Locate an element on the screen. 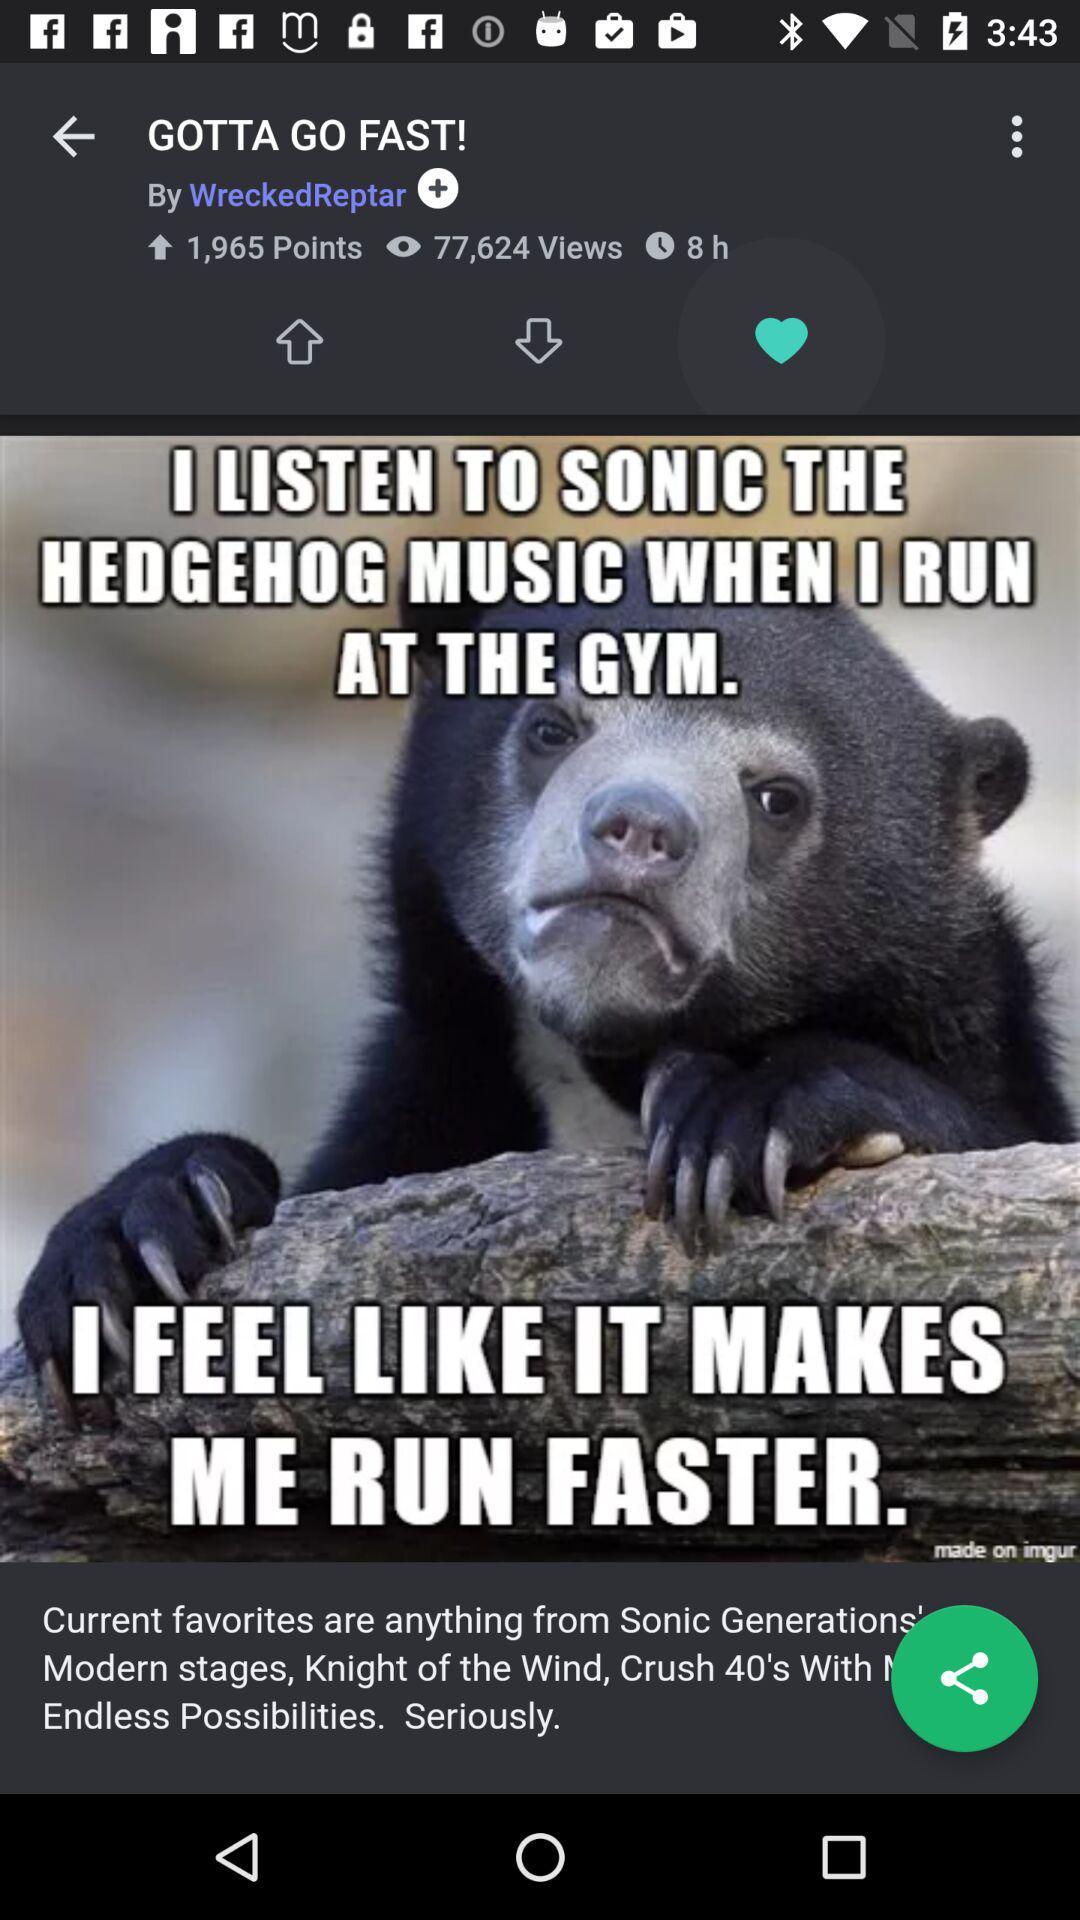  the favorite icon is located at coordinates (780, 341).